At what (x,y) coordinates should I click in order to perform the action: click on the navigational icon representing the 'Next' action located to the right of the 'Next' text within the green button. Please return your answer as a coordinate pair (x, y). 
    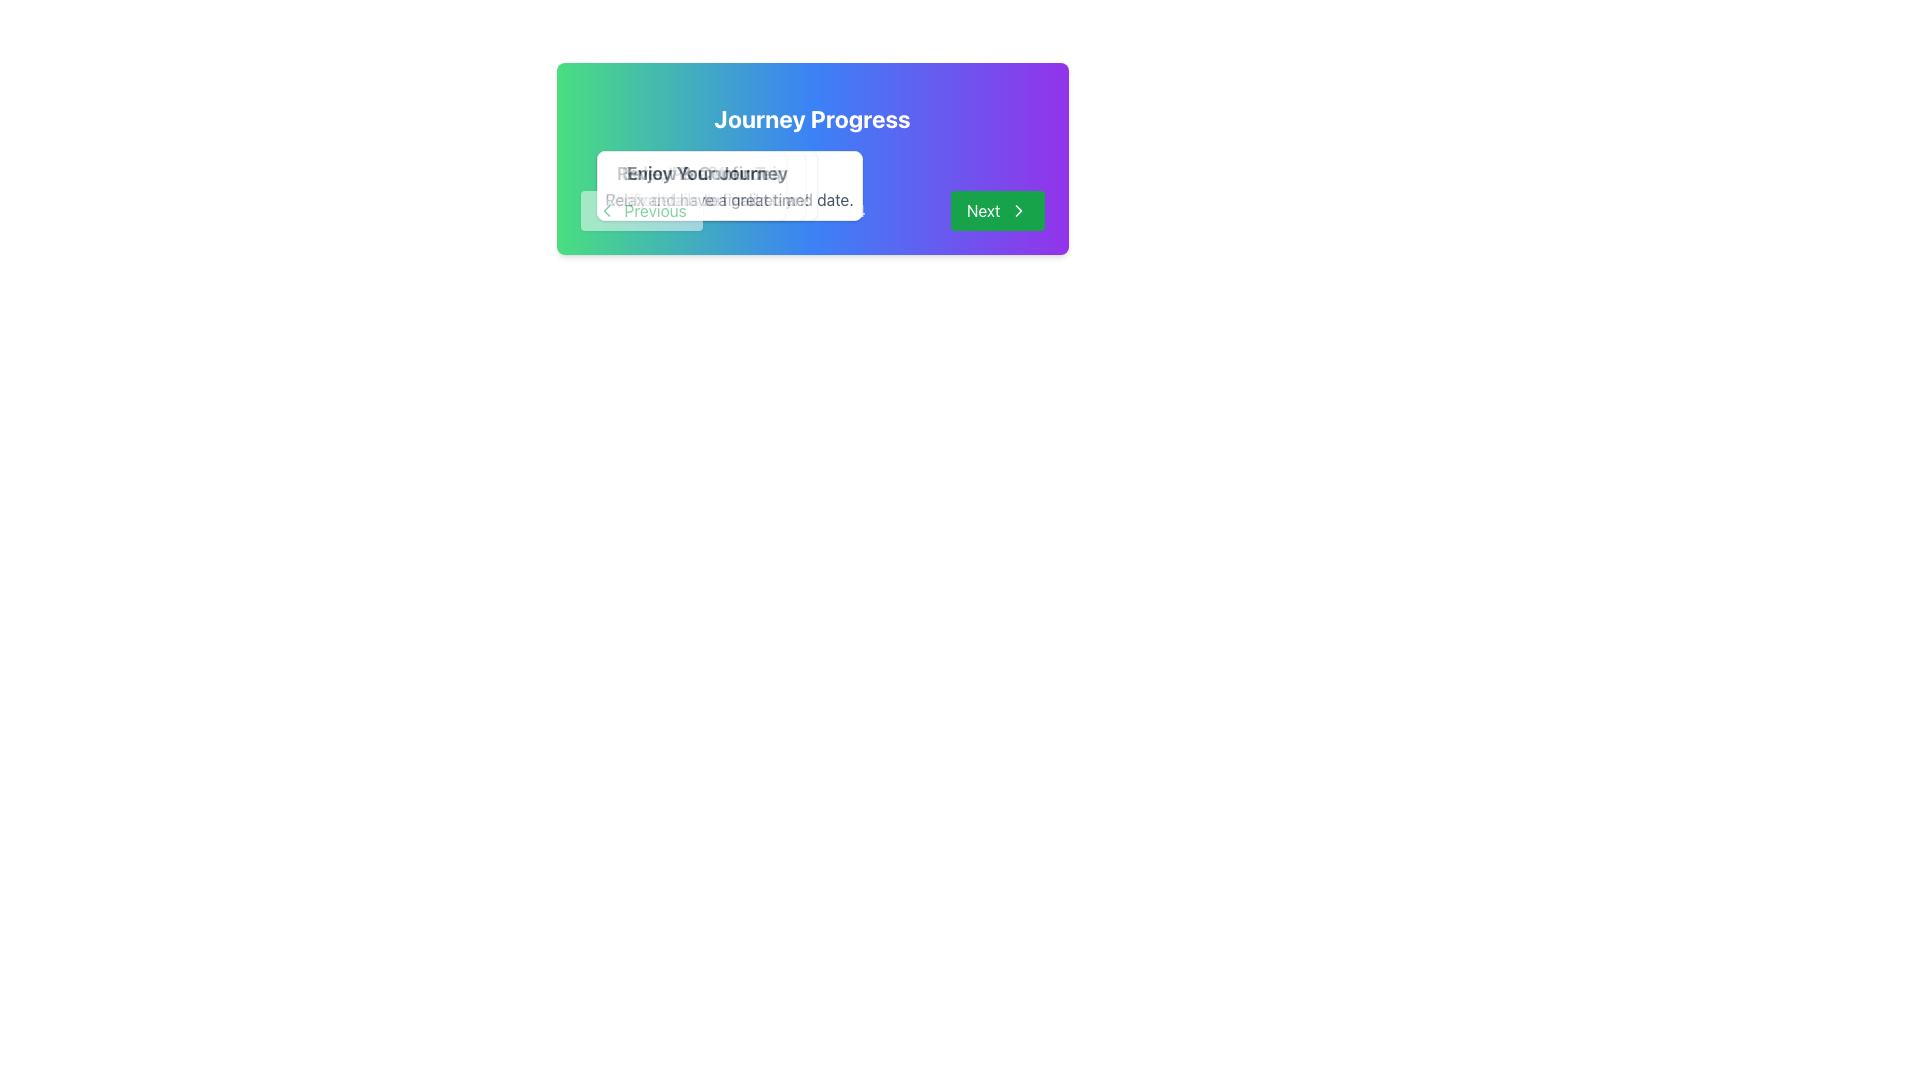
    Looking at the image, I should click on (1018, 211).